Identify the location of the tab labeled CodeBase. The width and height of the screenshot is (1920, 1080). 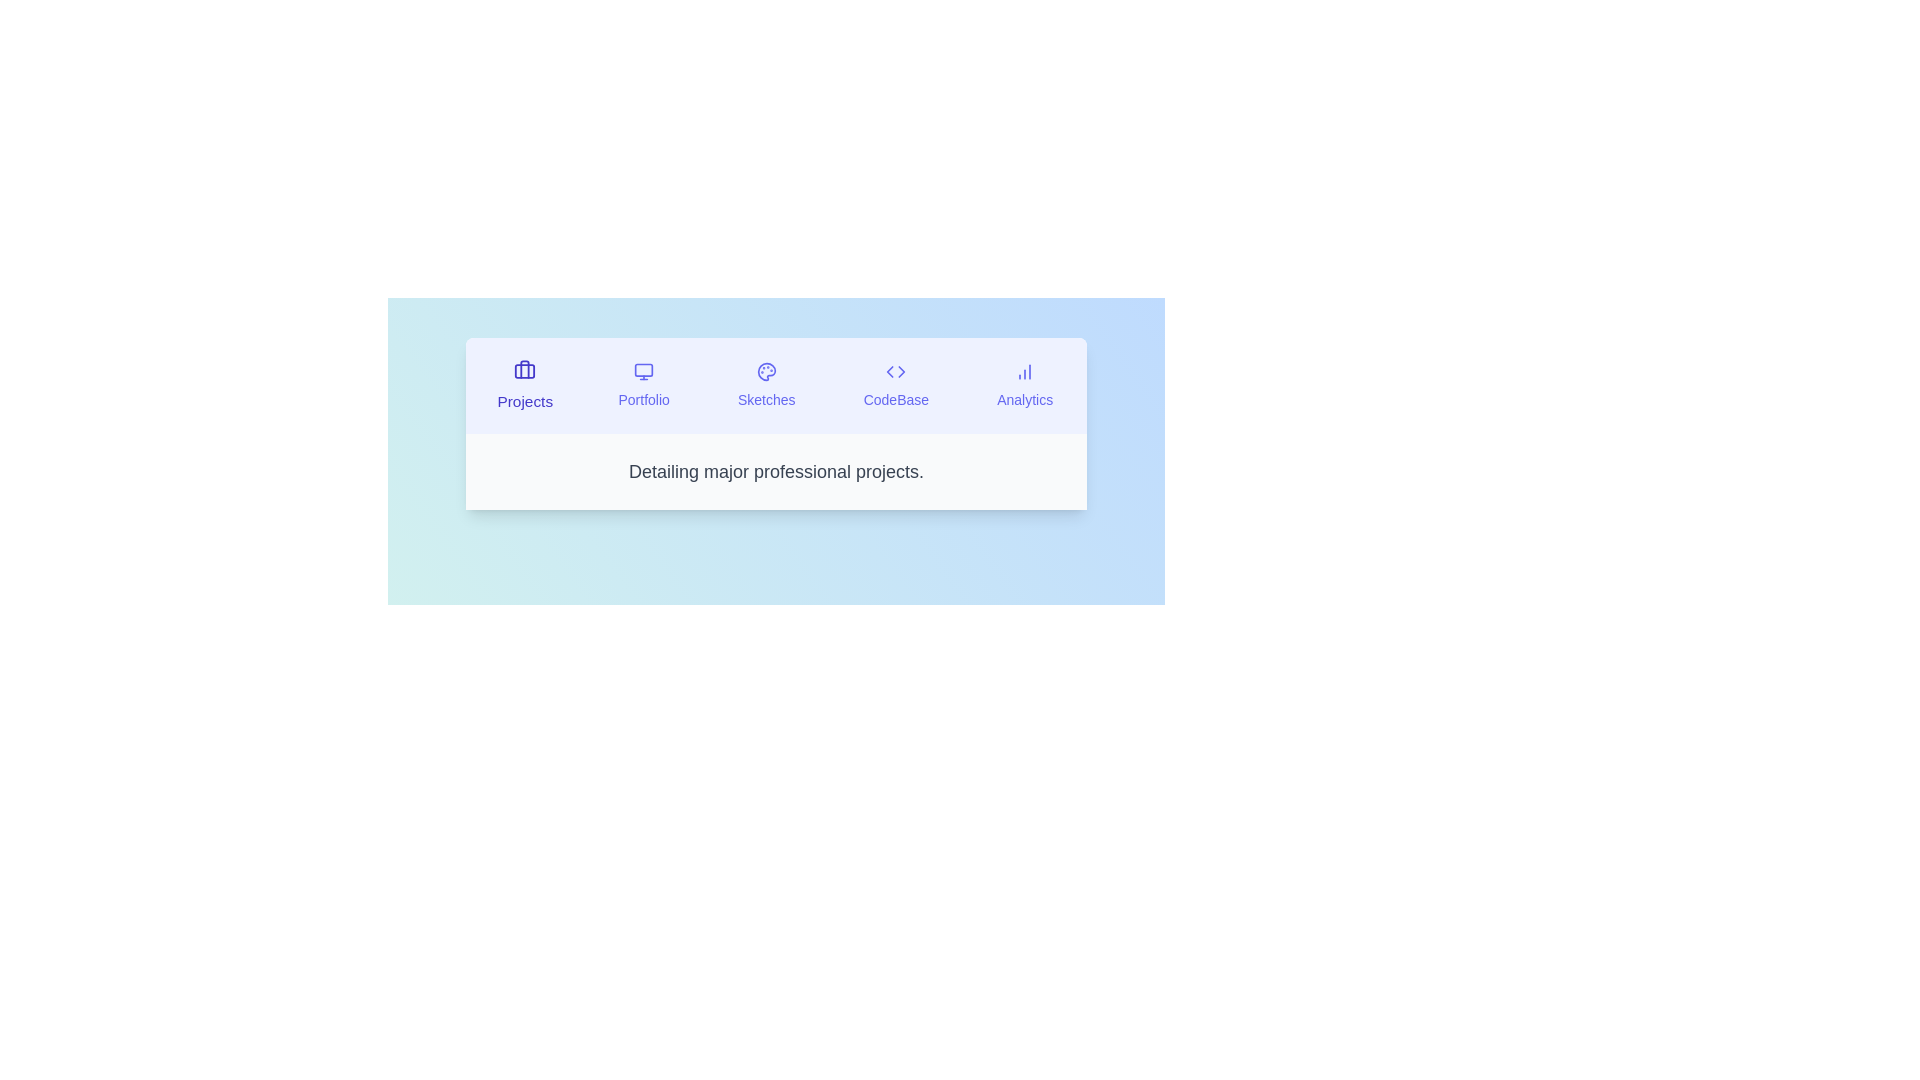
(895, 385).